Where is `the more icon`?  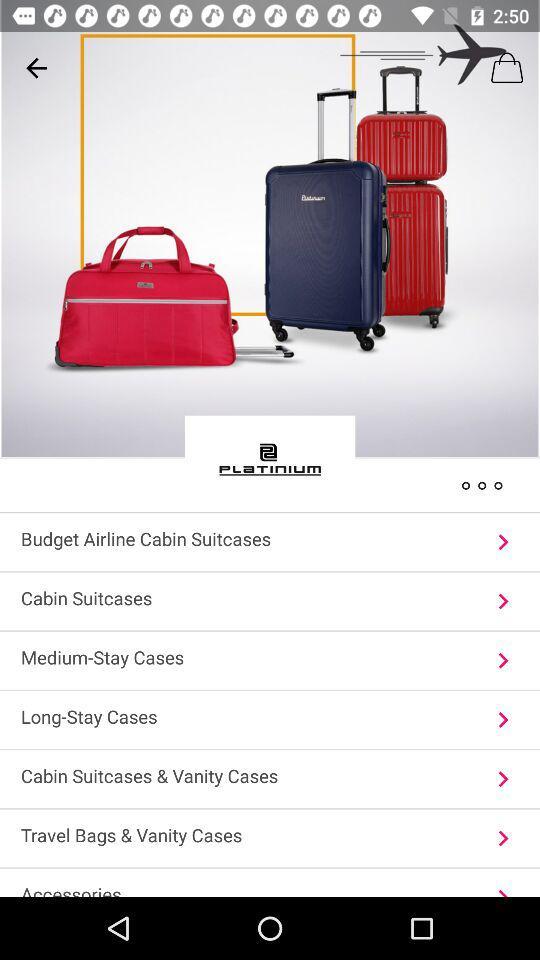
the more icon is located at coordinates (481, 484).